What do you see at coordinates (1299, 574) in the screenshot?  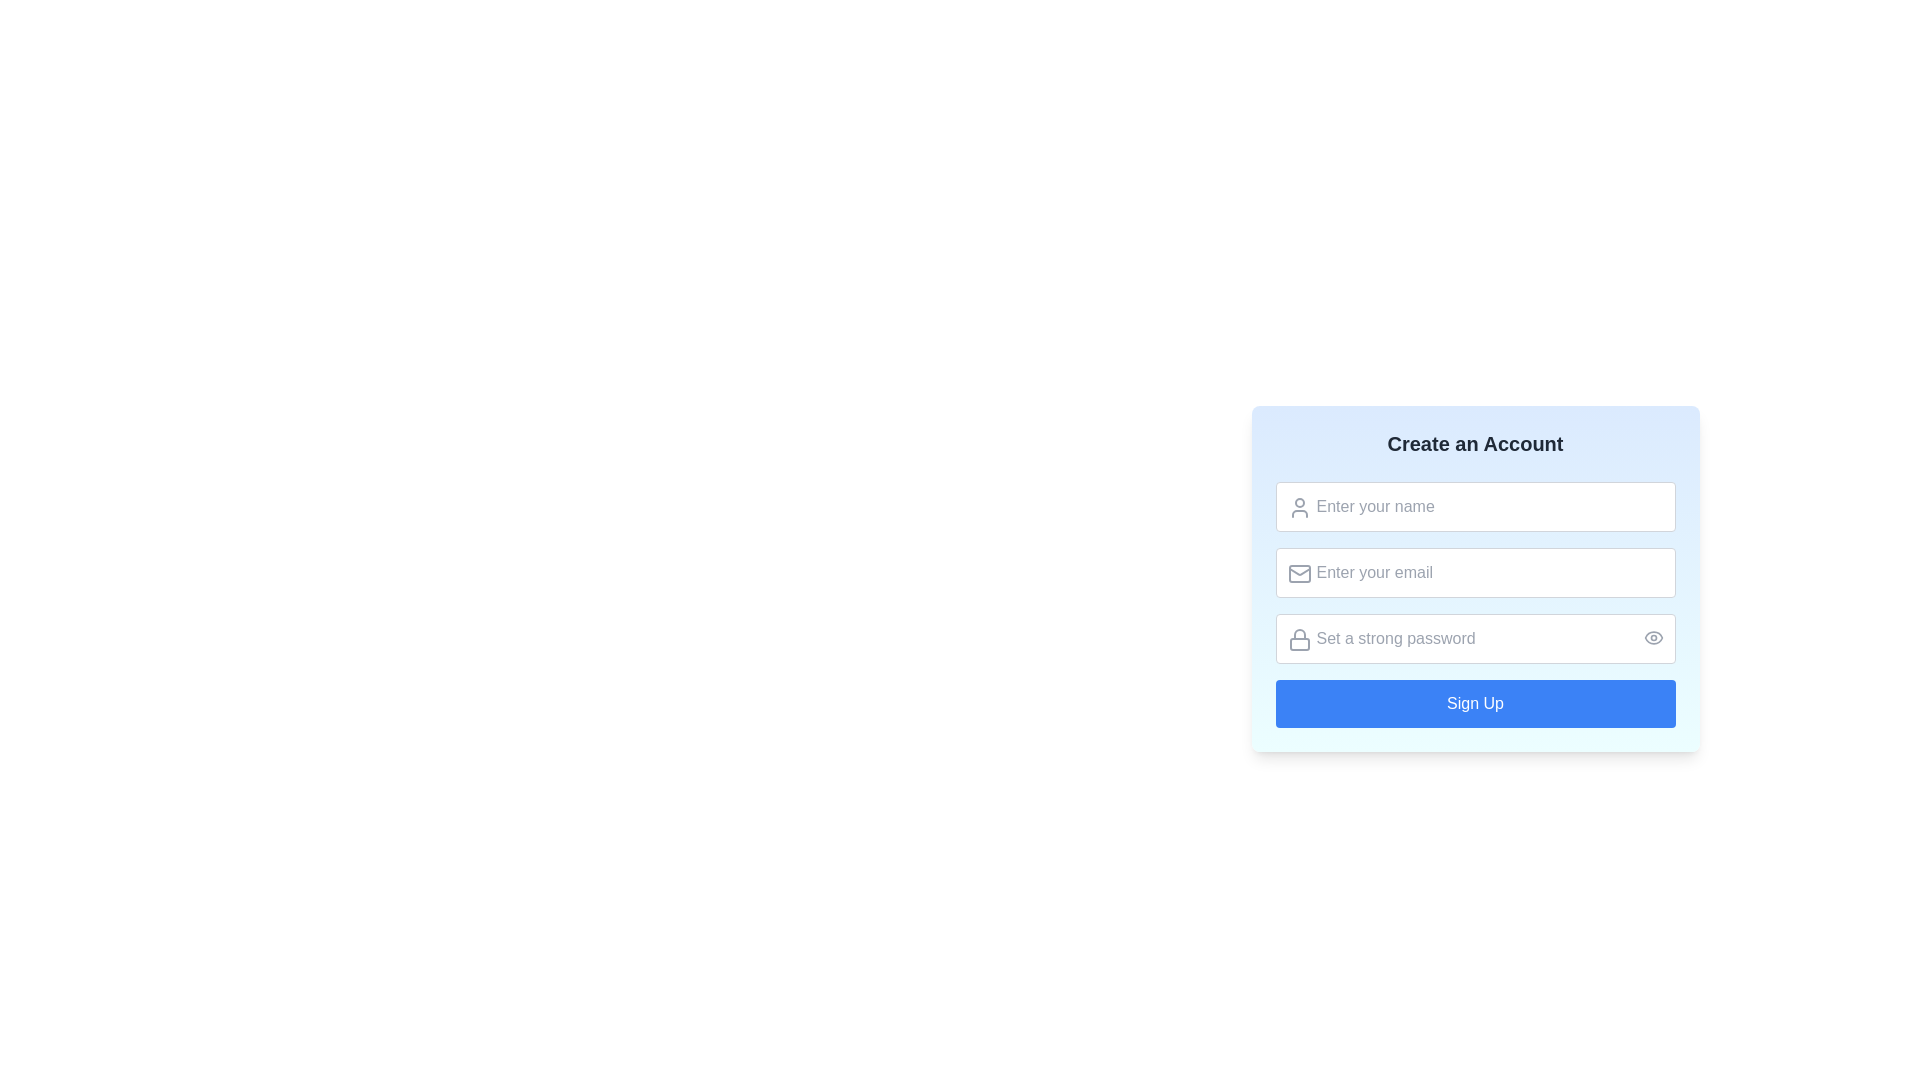 I see `the decorative mail icon component that visually indicates the purpose of the adjacent email input field` at bounding box center [1299, 574].